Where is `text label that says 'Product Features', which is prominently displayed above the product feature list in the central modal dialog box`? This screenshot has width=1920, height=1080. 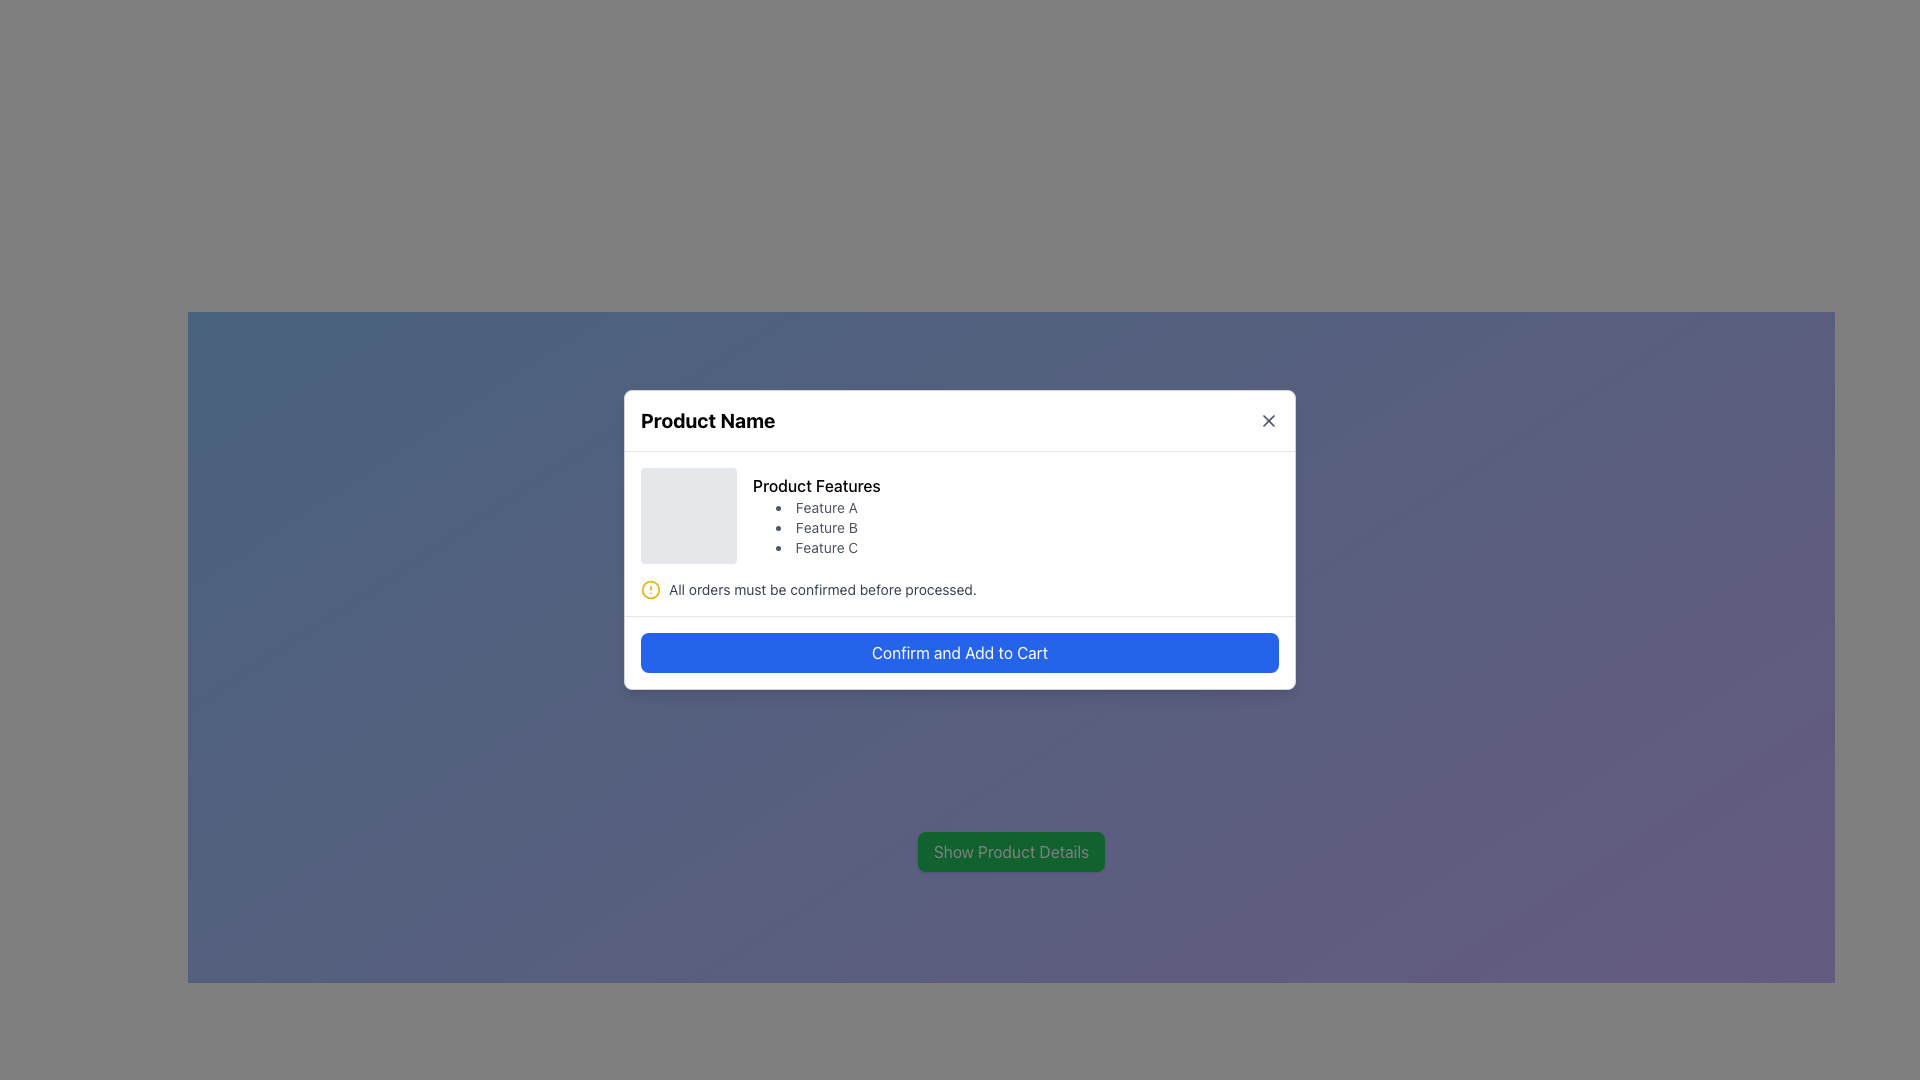 text label that says 'Product Features', which is prominently displayed above the product feature list in the central modal dialog box is located at coordinates (816, 486).